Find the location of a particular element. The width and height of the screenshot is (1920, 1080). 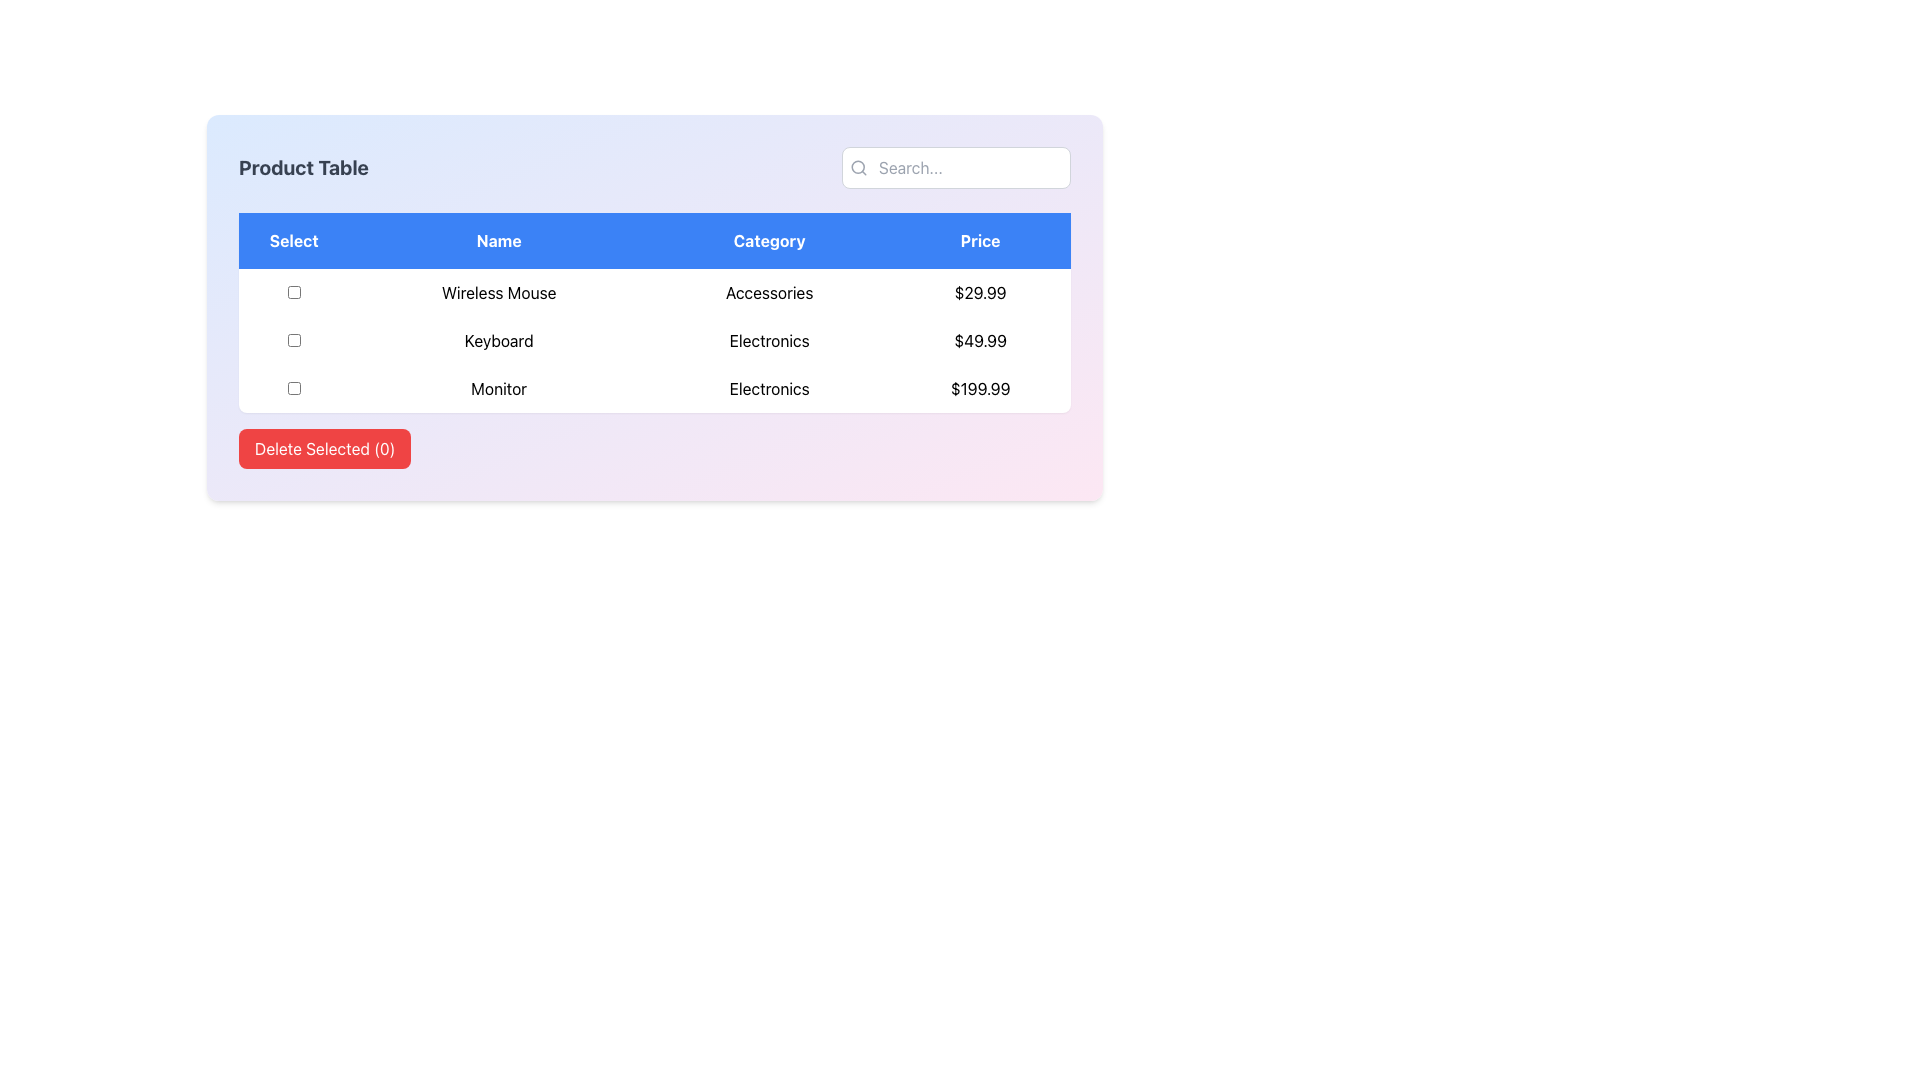

the third row in the product table, which contains product data including a name, category, price, and a selectable checkbox, to possibly trigger related actions is located at coordinates (654, 389).